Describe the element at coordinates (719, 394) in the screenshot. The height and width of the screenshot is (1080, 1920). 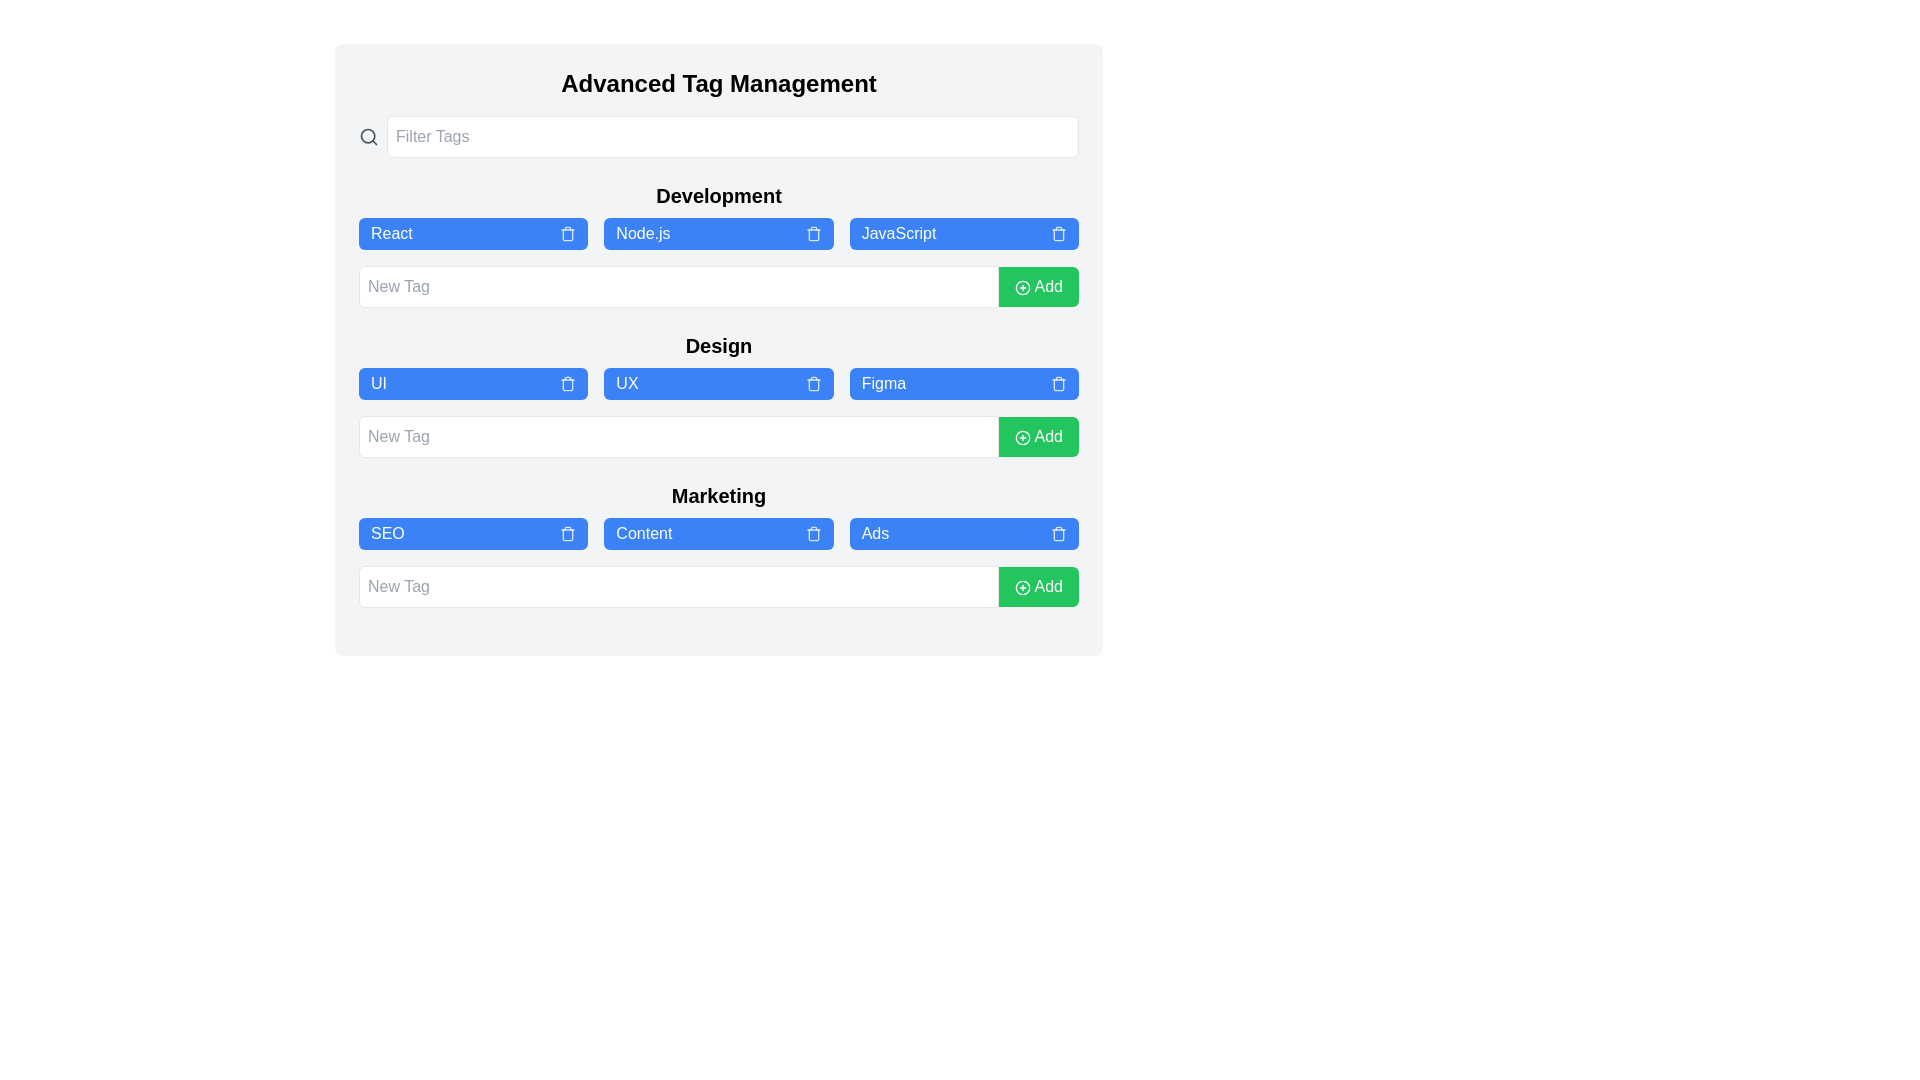
I see `the second button in the horizontal list labeled 'Design'` at that location.